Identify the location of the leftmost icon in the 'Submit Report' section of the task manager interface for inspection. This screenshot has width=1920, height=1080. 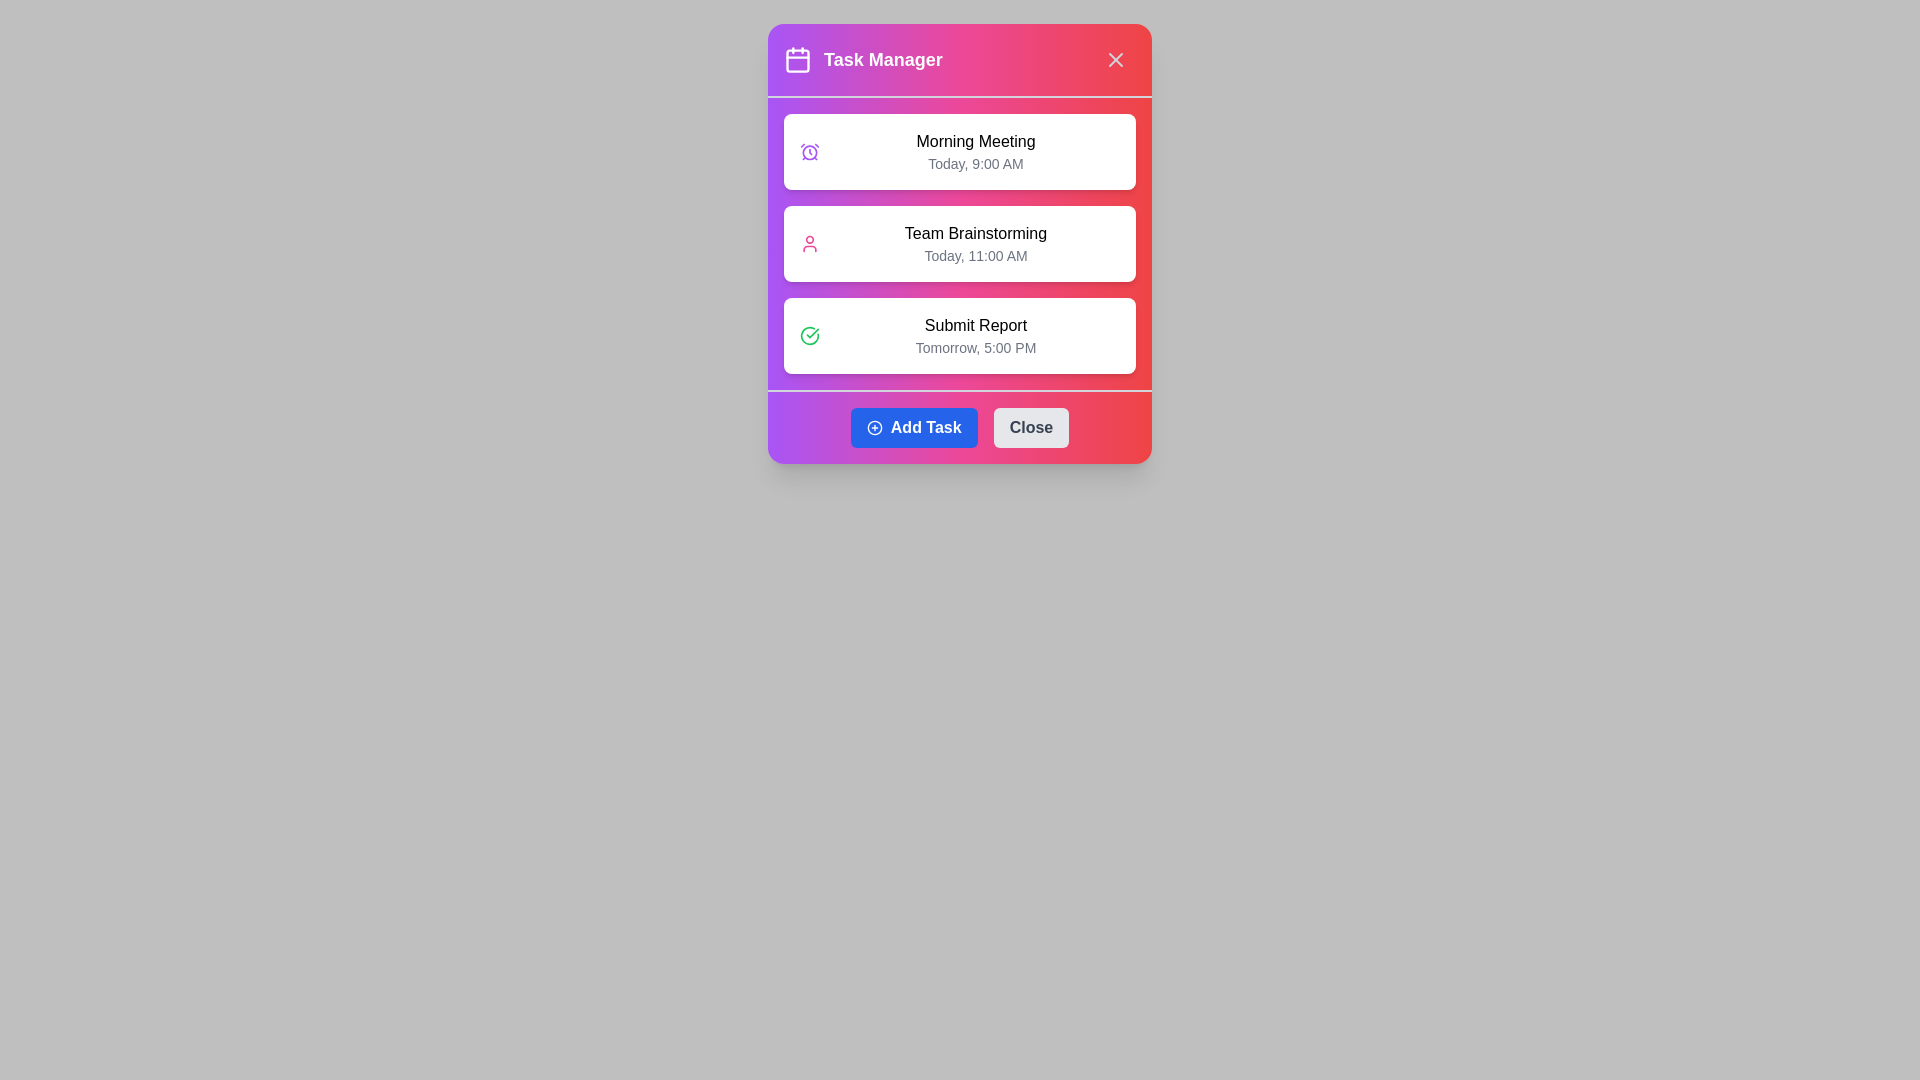
(810, 334).